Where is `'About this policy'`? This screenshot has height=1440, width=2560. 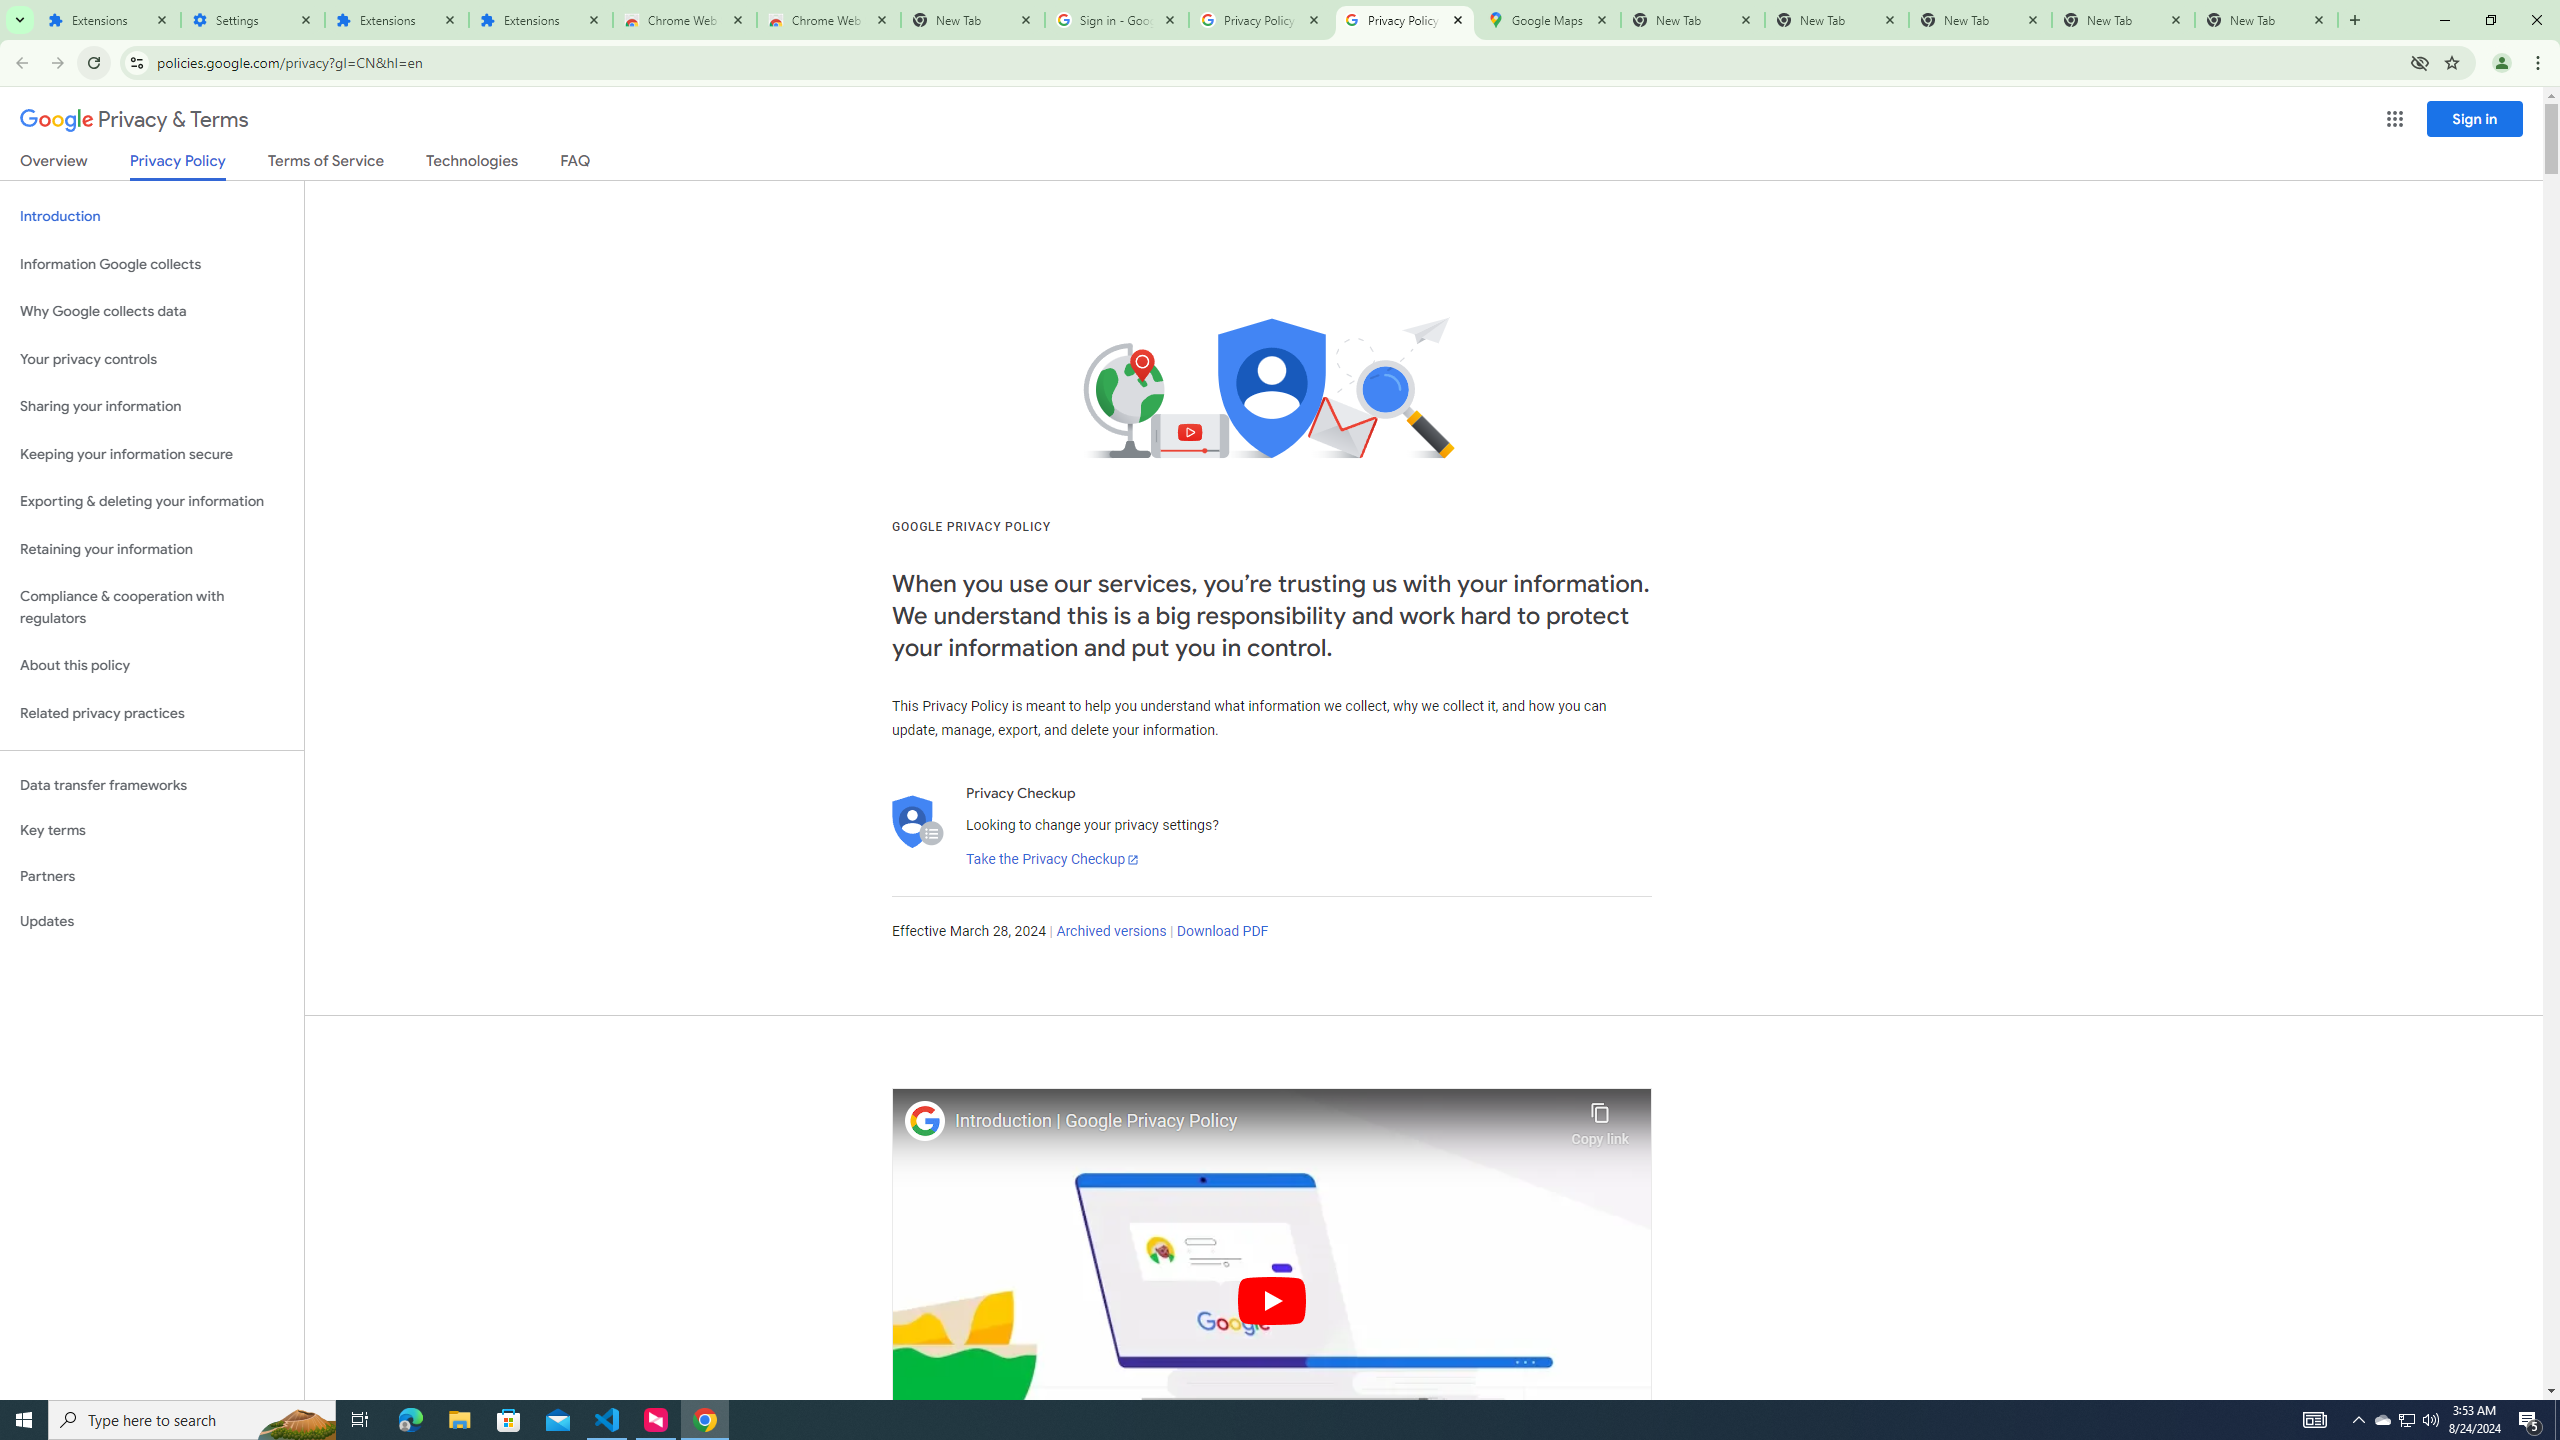
'About this policy' is located at coordinates (151, 666).